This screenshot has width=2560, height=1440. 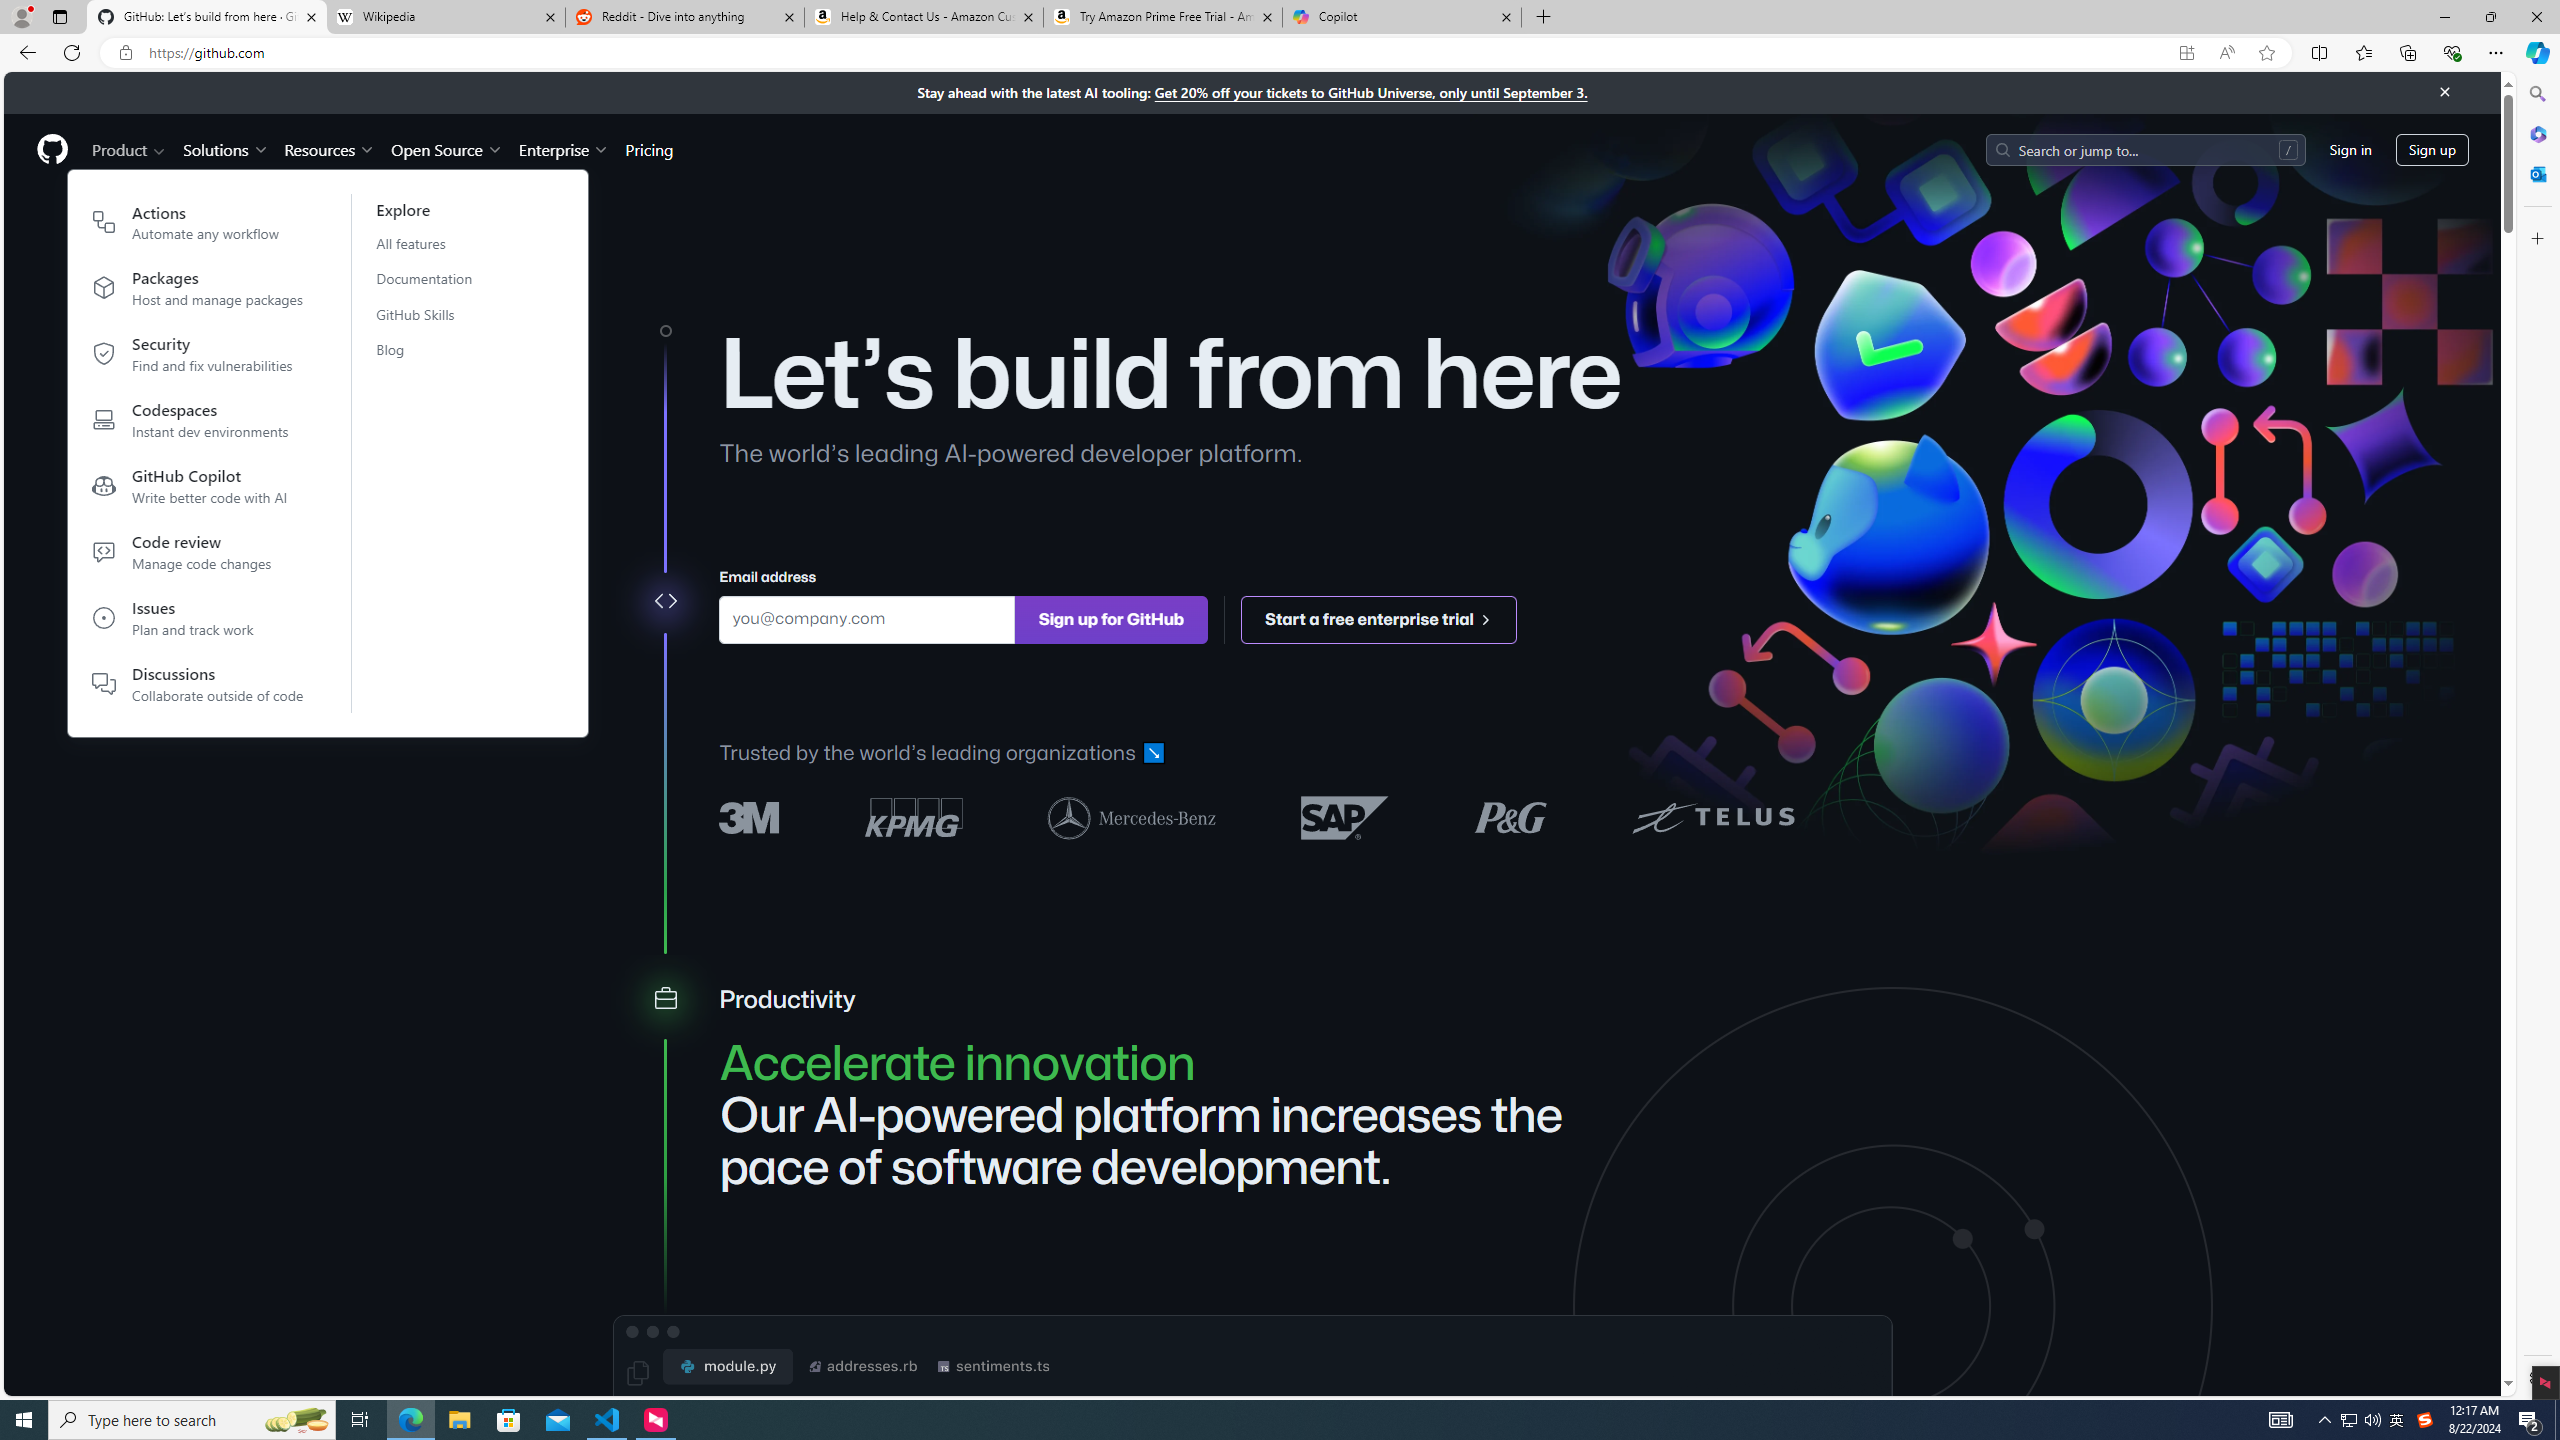 I want to click on 'Start a free enterprise trial ', so click(x=1378, y=618).